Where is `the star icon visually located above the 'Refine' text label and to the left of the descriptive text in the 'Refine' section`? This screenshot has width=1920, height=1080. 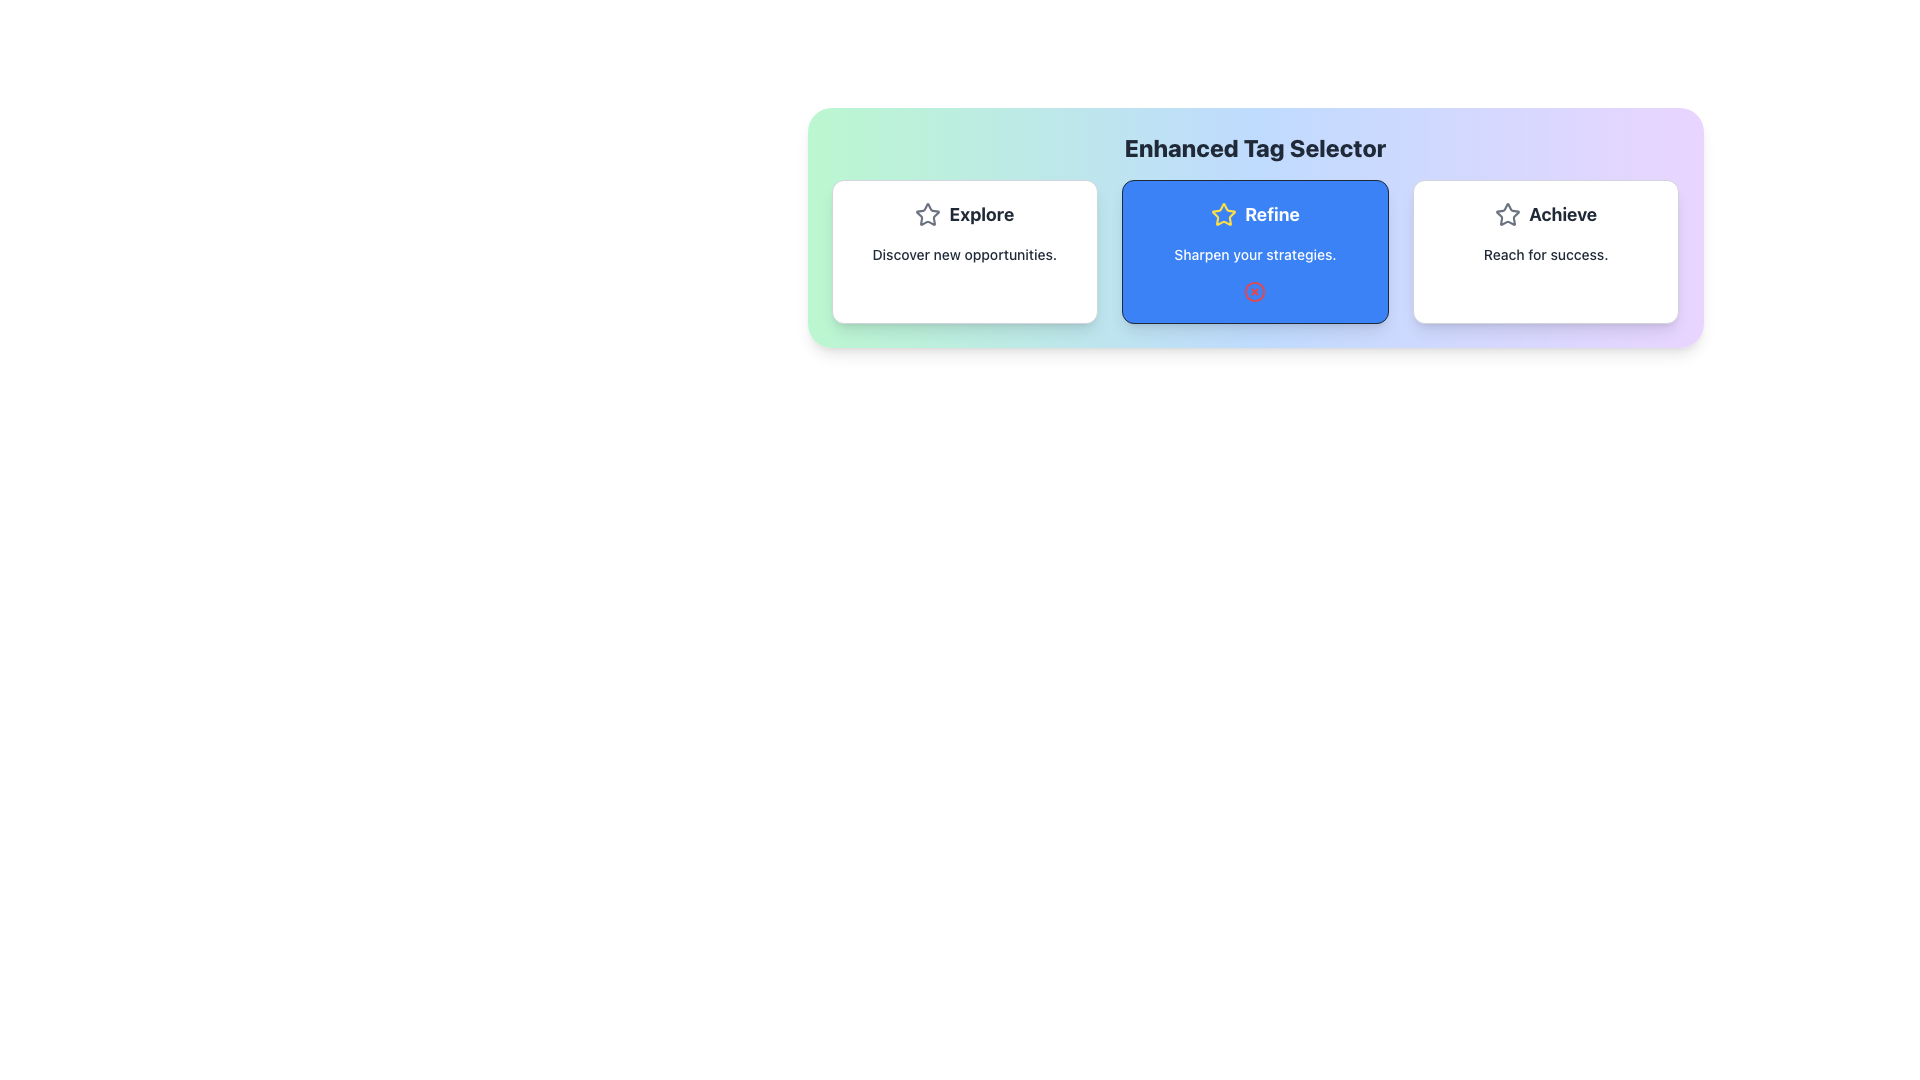 the star icon visually located above the 'Refine' text label and to the left of the descriptive text in the 'Refine' section is located at coordinates (1223, 215).